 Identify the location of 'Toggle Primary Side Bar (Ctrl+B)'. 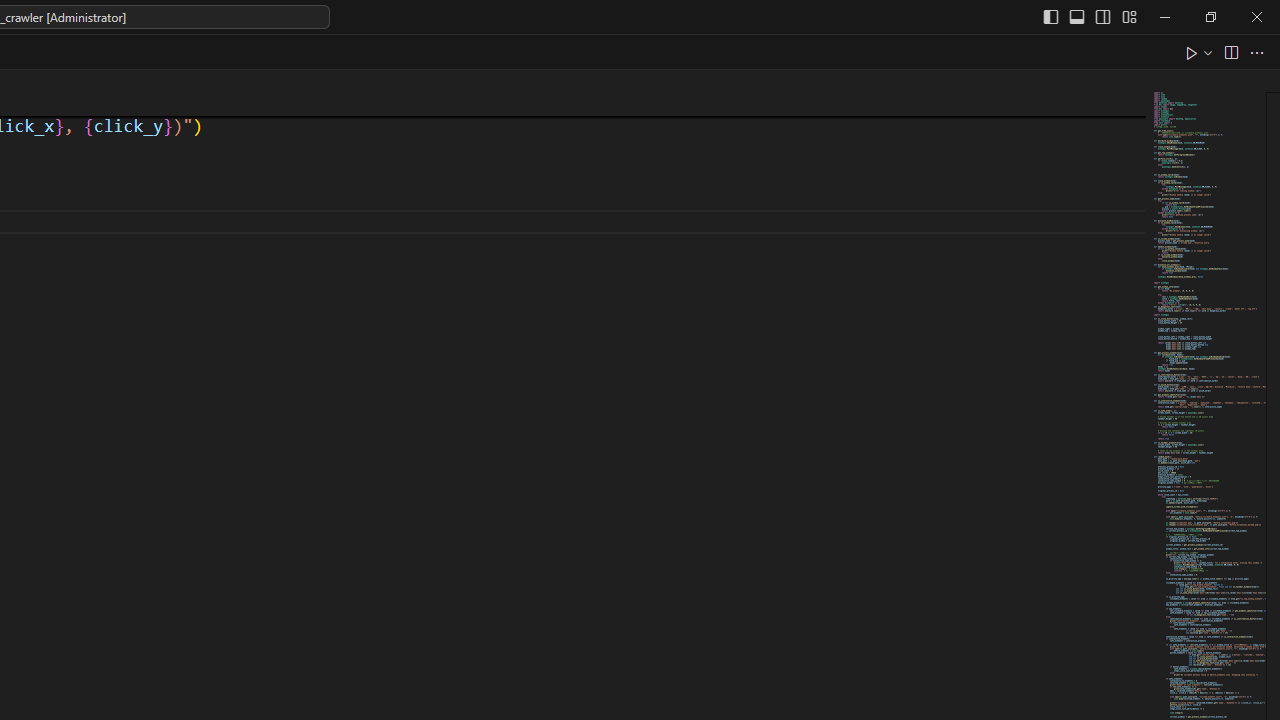
(1049, 16).